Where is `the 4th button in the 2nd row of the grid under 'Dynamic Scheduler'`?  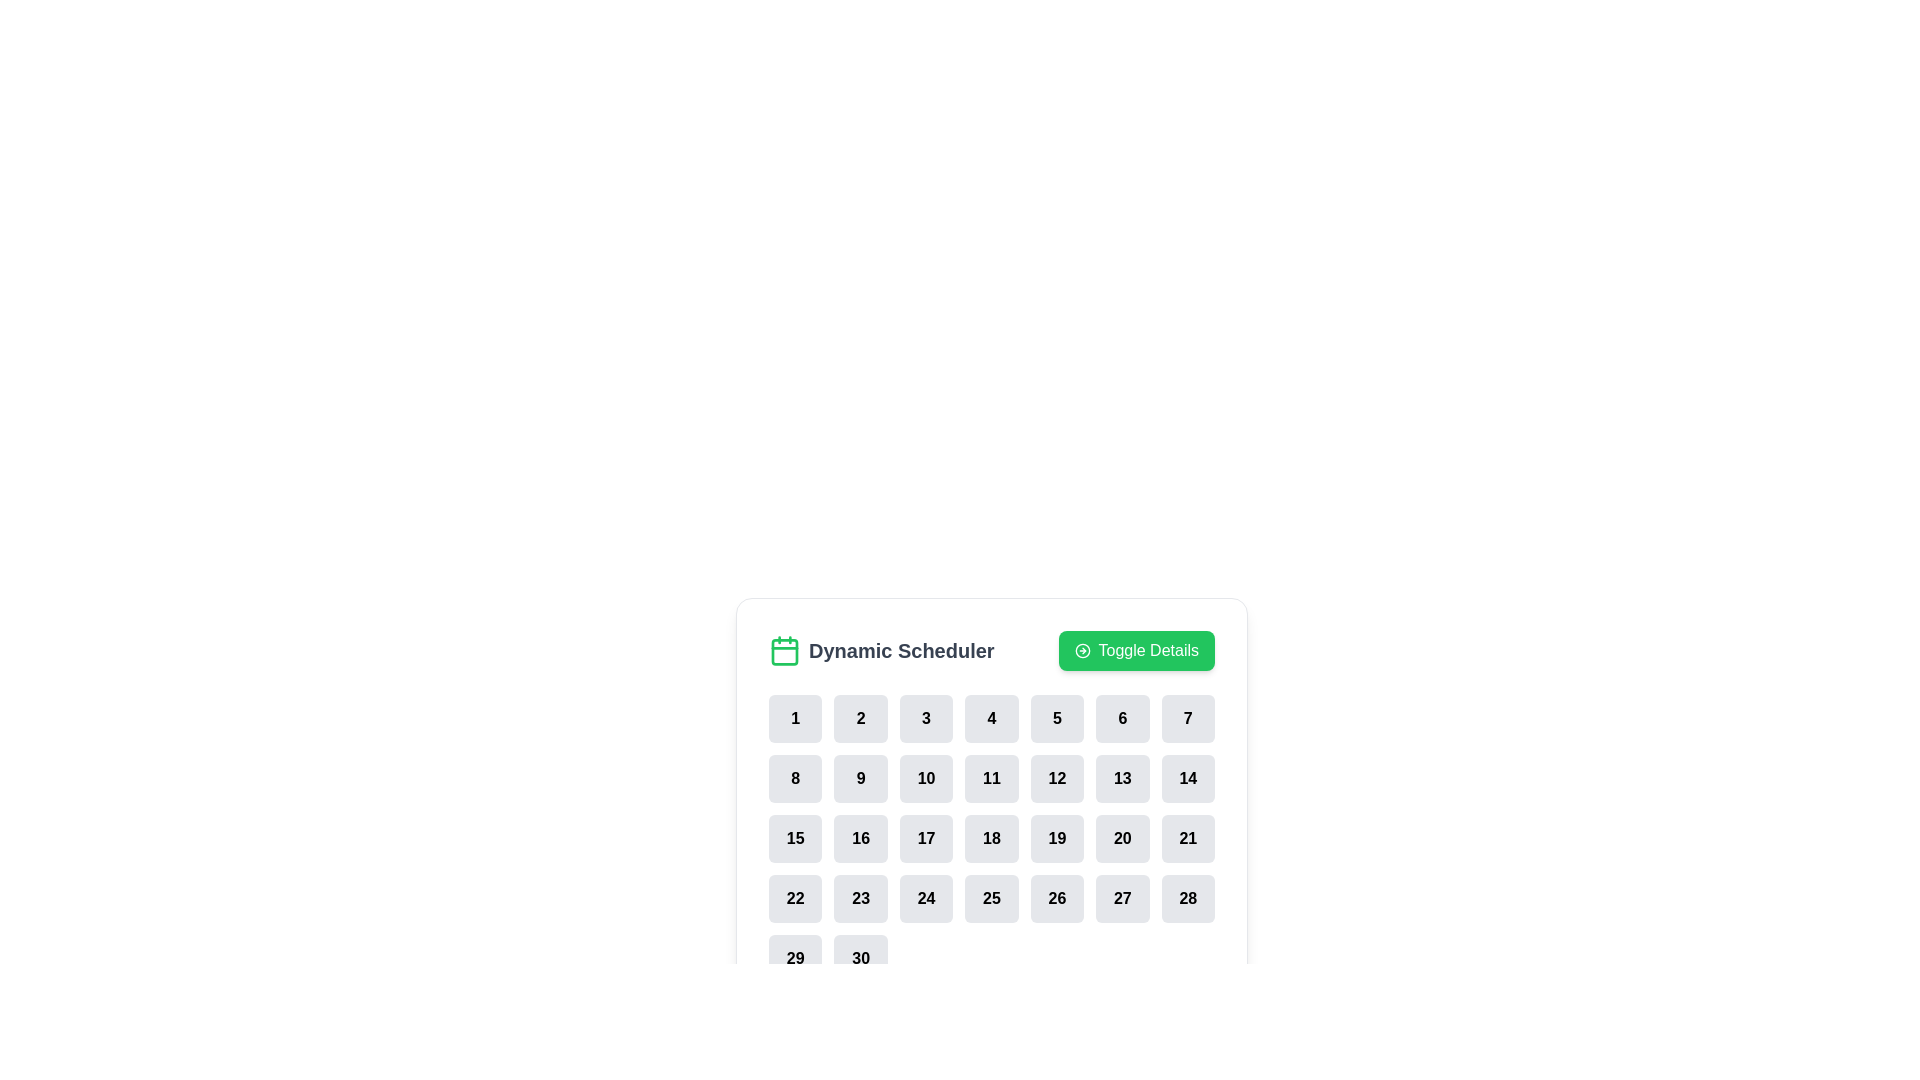
the 4th button in the 2nd row of the grid under 'Dynamic Scheduler' is located at coordinates (992, 778).